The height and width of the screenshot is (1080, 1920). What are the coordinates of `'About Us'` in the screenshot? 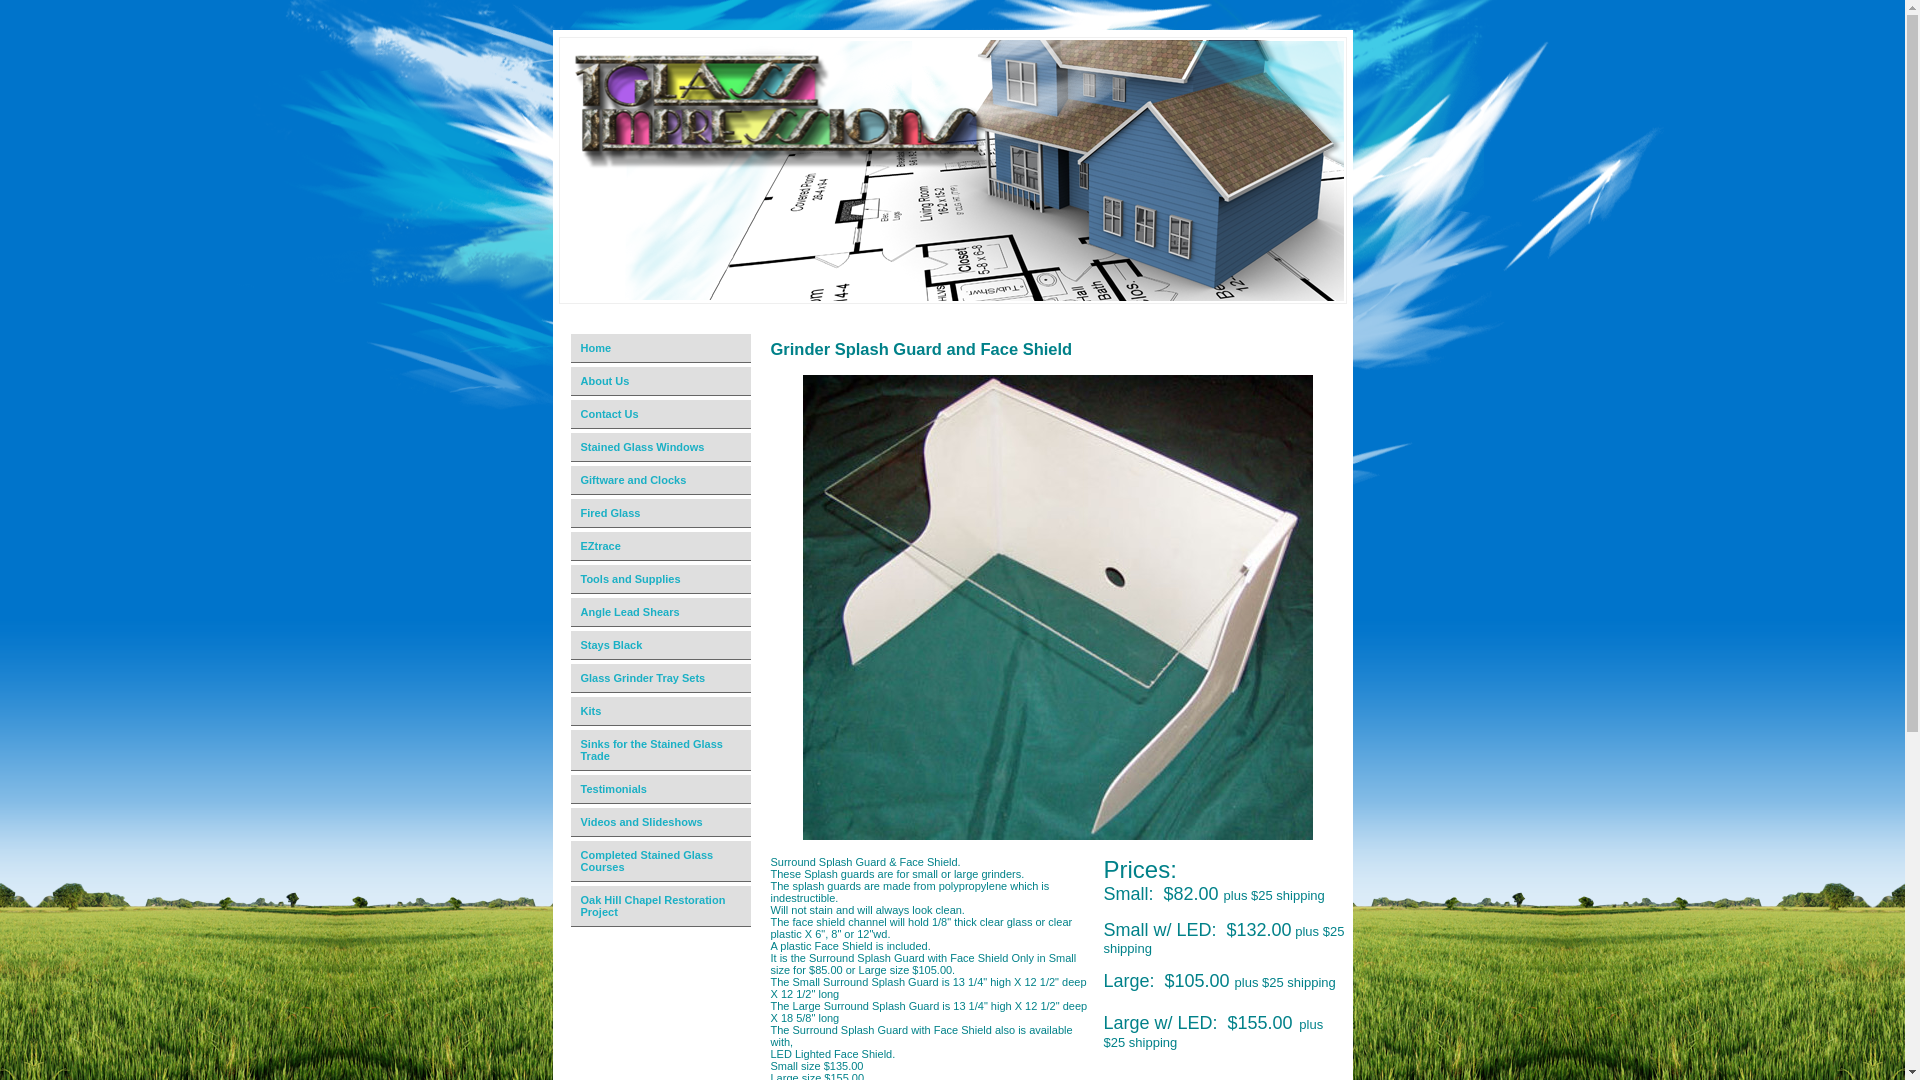 It's located at (662, 381).